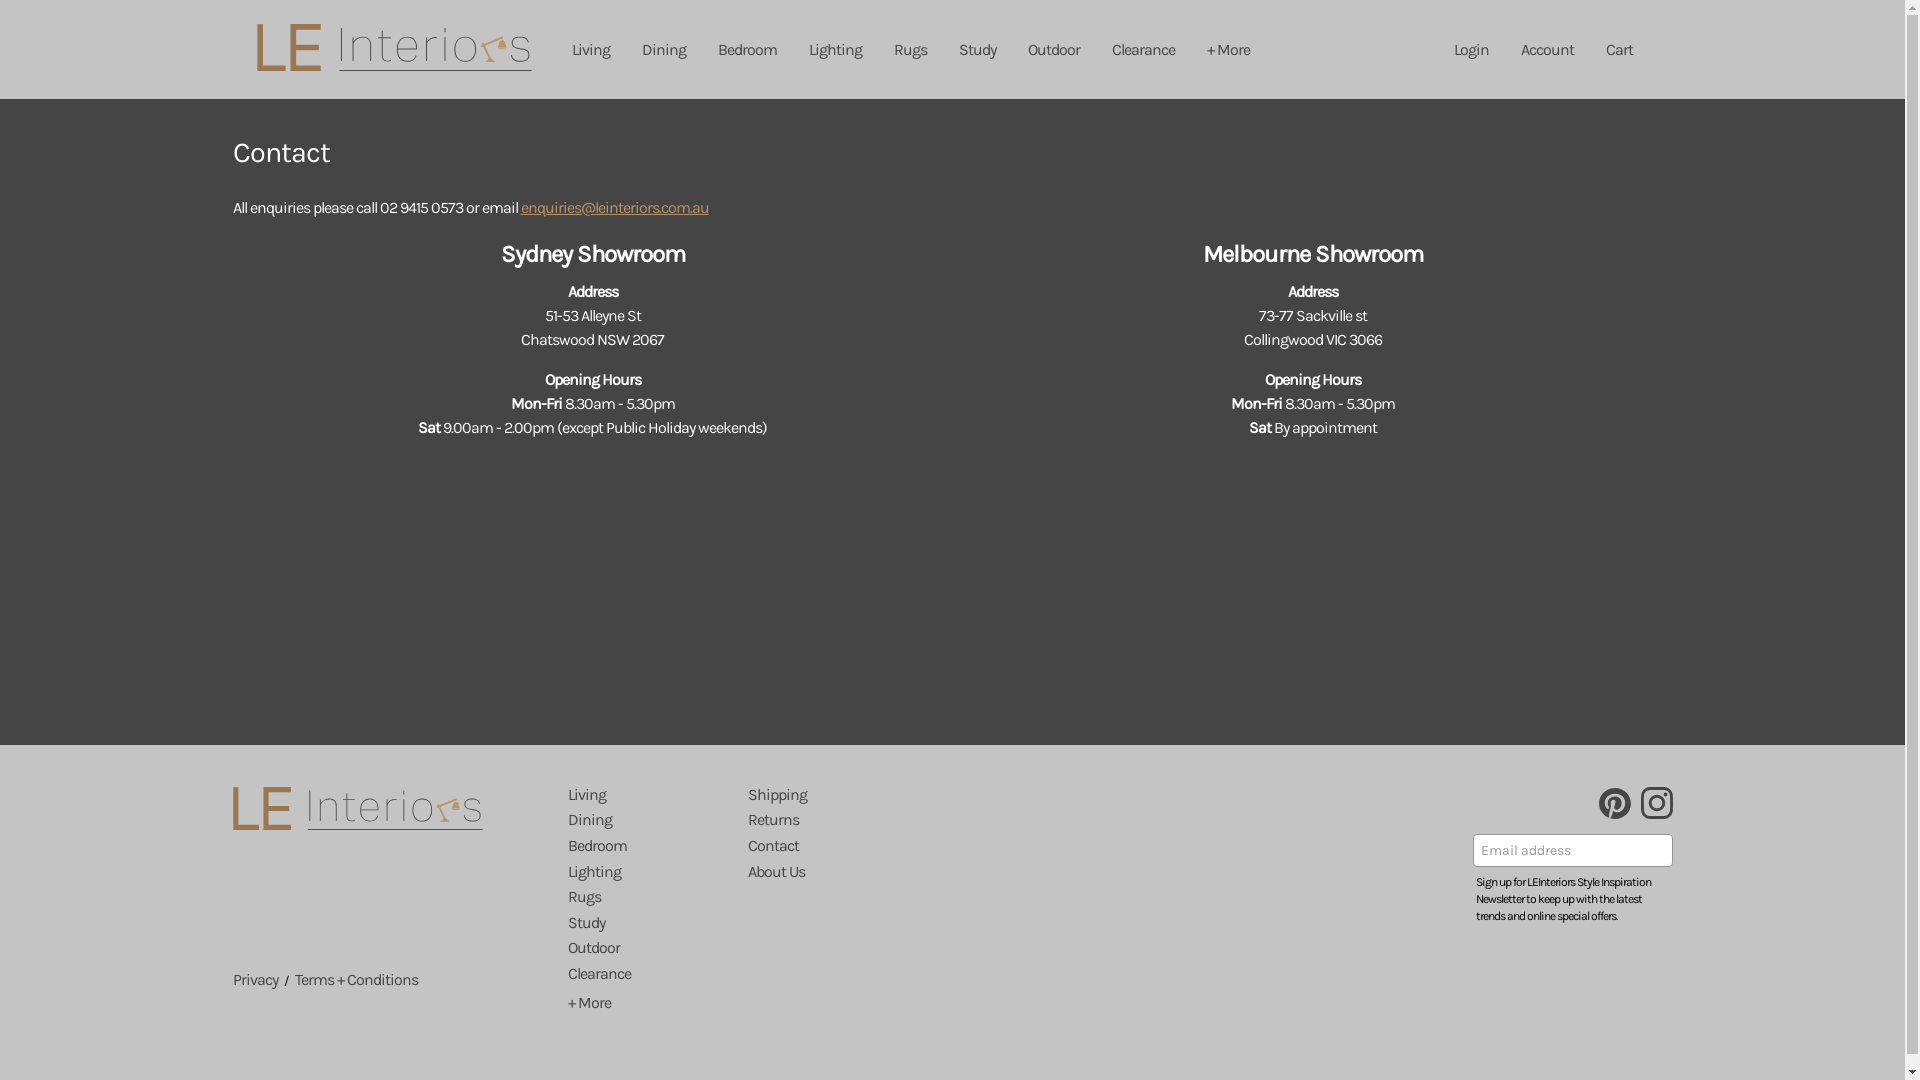  Describe the element at coordinates (253, 978) in the screenshot. I see `'Privacy'` at that location.